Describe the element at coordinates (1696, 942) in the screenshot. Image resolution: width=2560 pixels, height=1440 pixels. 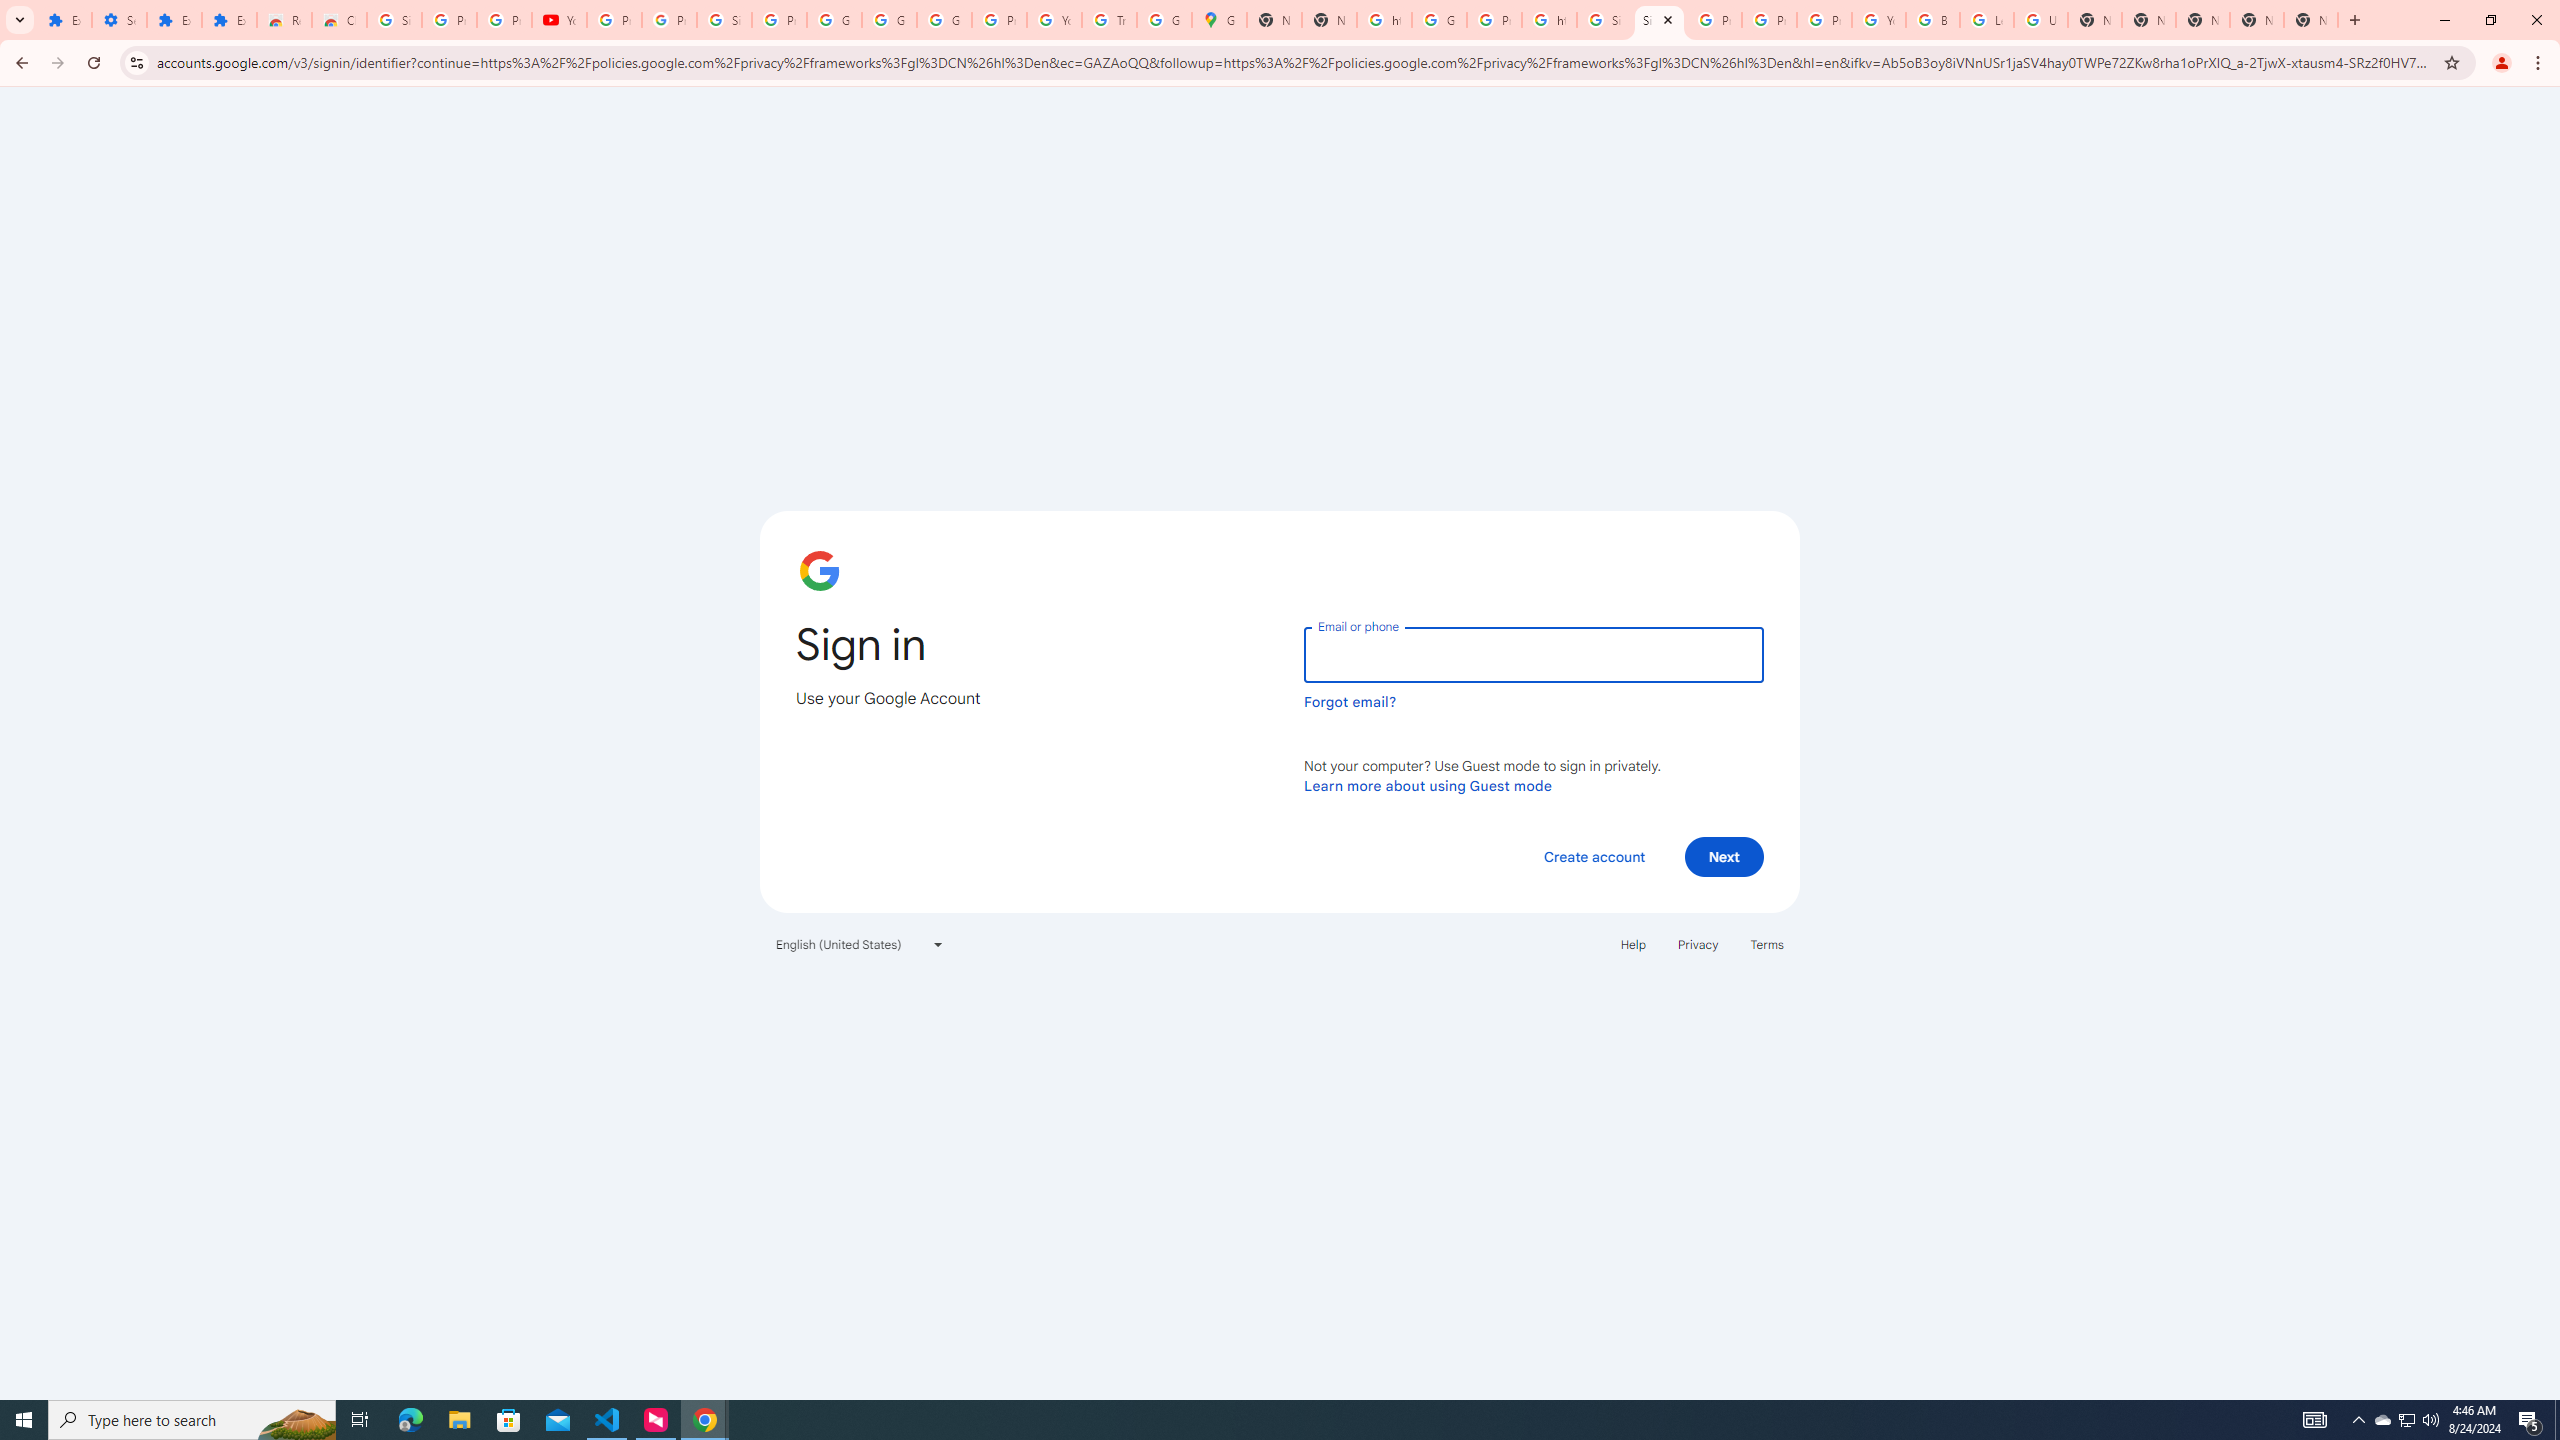
I see `'Privacy'` at that location.